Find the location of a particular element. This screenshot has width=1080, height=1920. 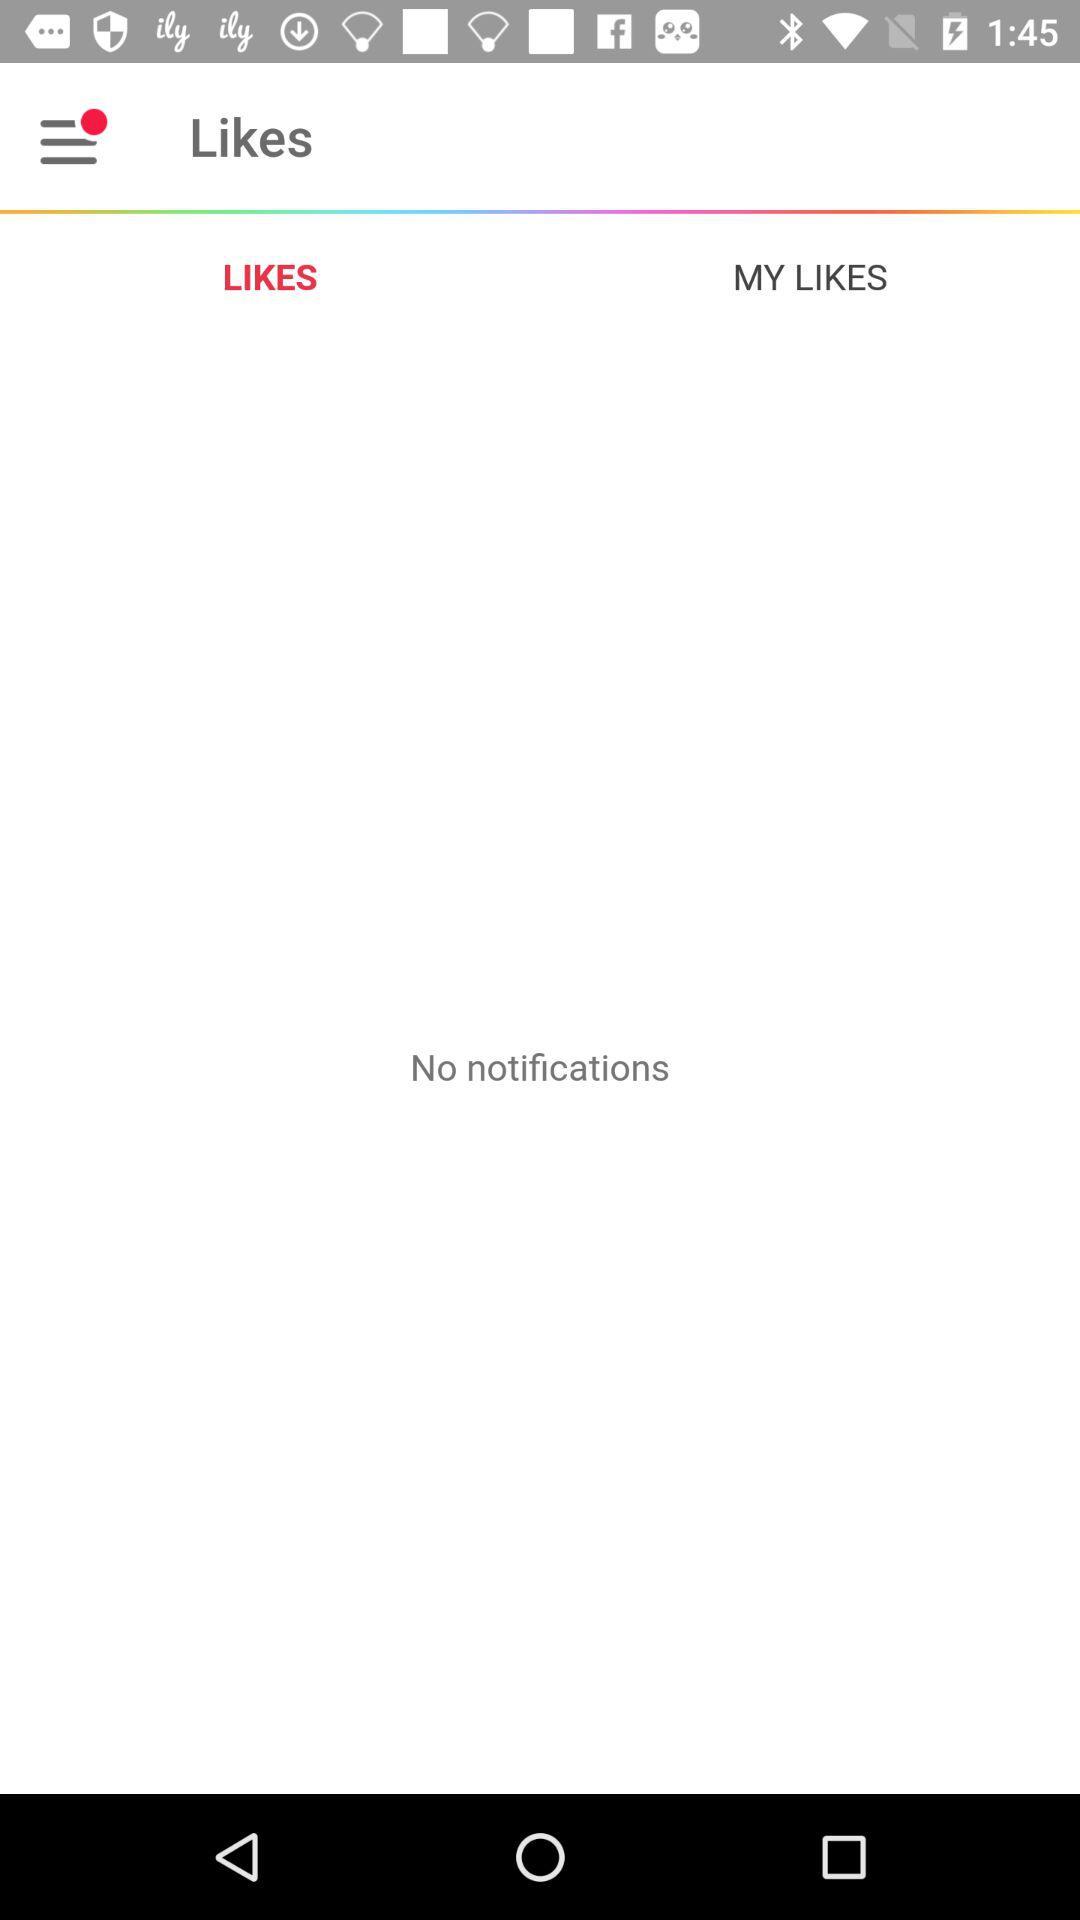

item next to likes item is located at coordinates (72, 135).